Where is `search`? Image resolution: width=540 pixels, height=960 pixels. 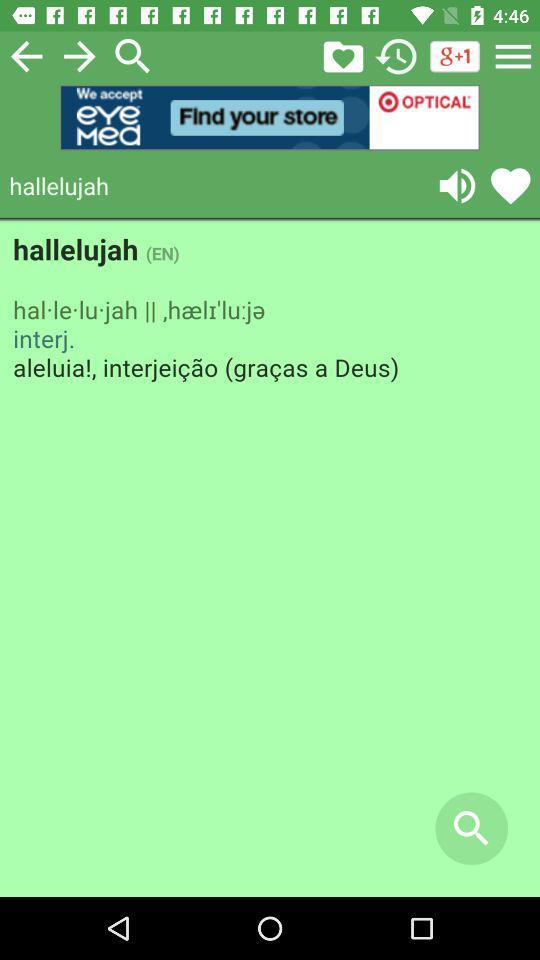
search is located at coordinates (133, 55).